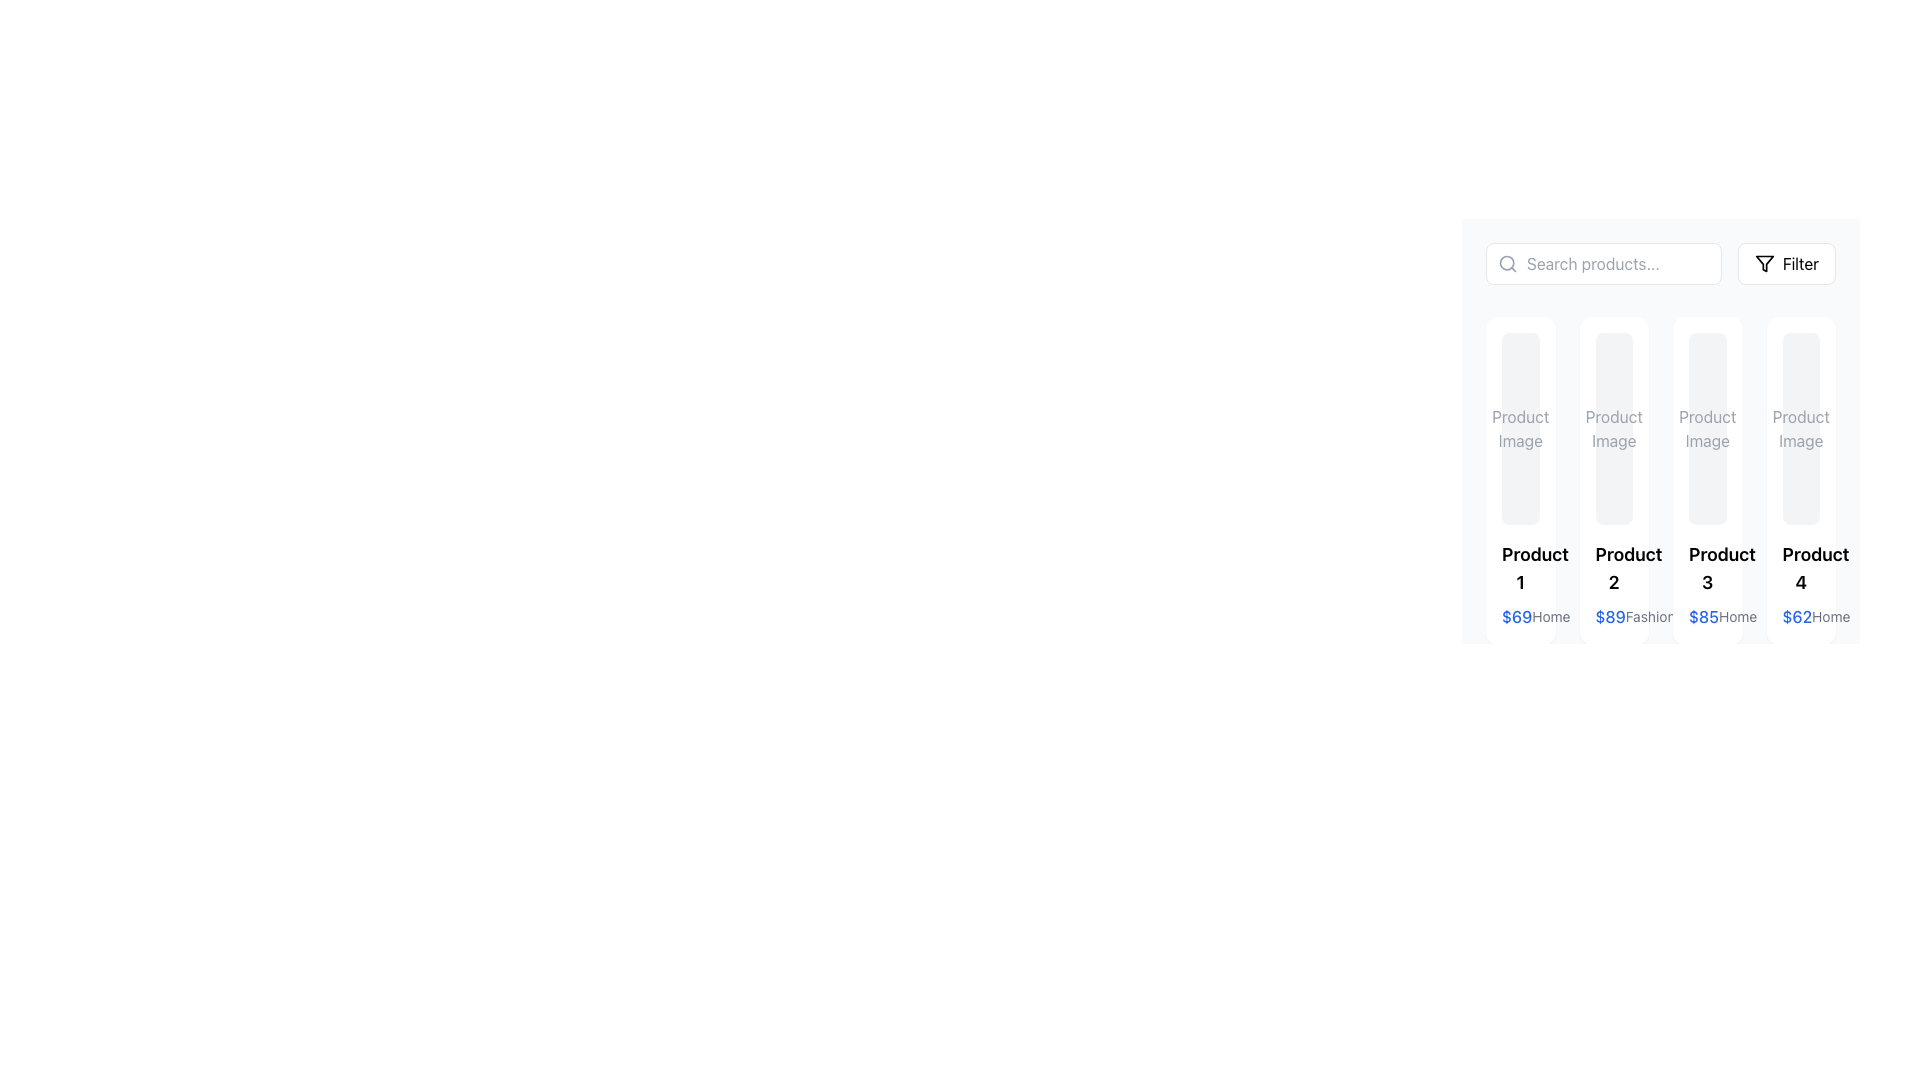 This screenshot has height=1080, width=1920. I want to click on the price label displaying '$85', which is positioned beneath the 'Product 3' title and to the left of the 'Home' label in the third product card, so click(1703, 616).